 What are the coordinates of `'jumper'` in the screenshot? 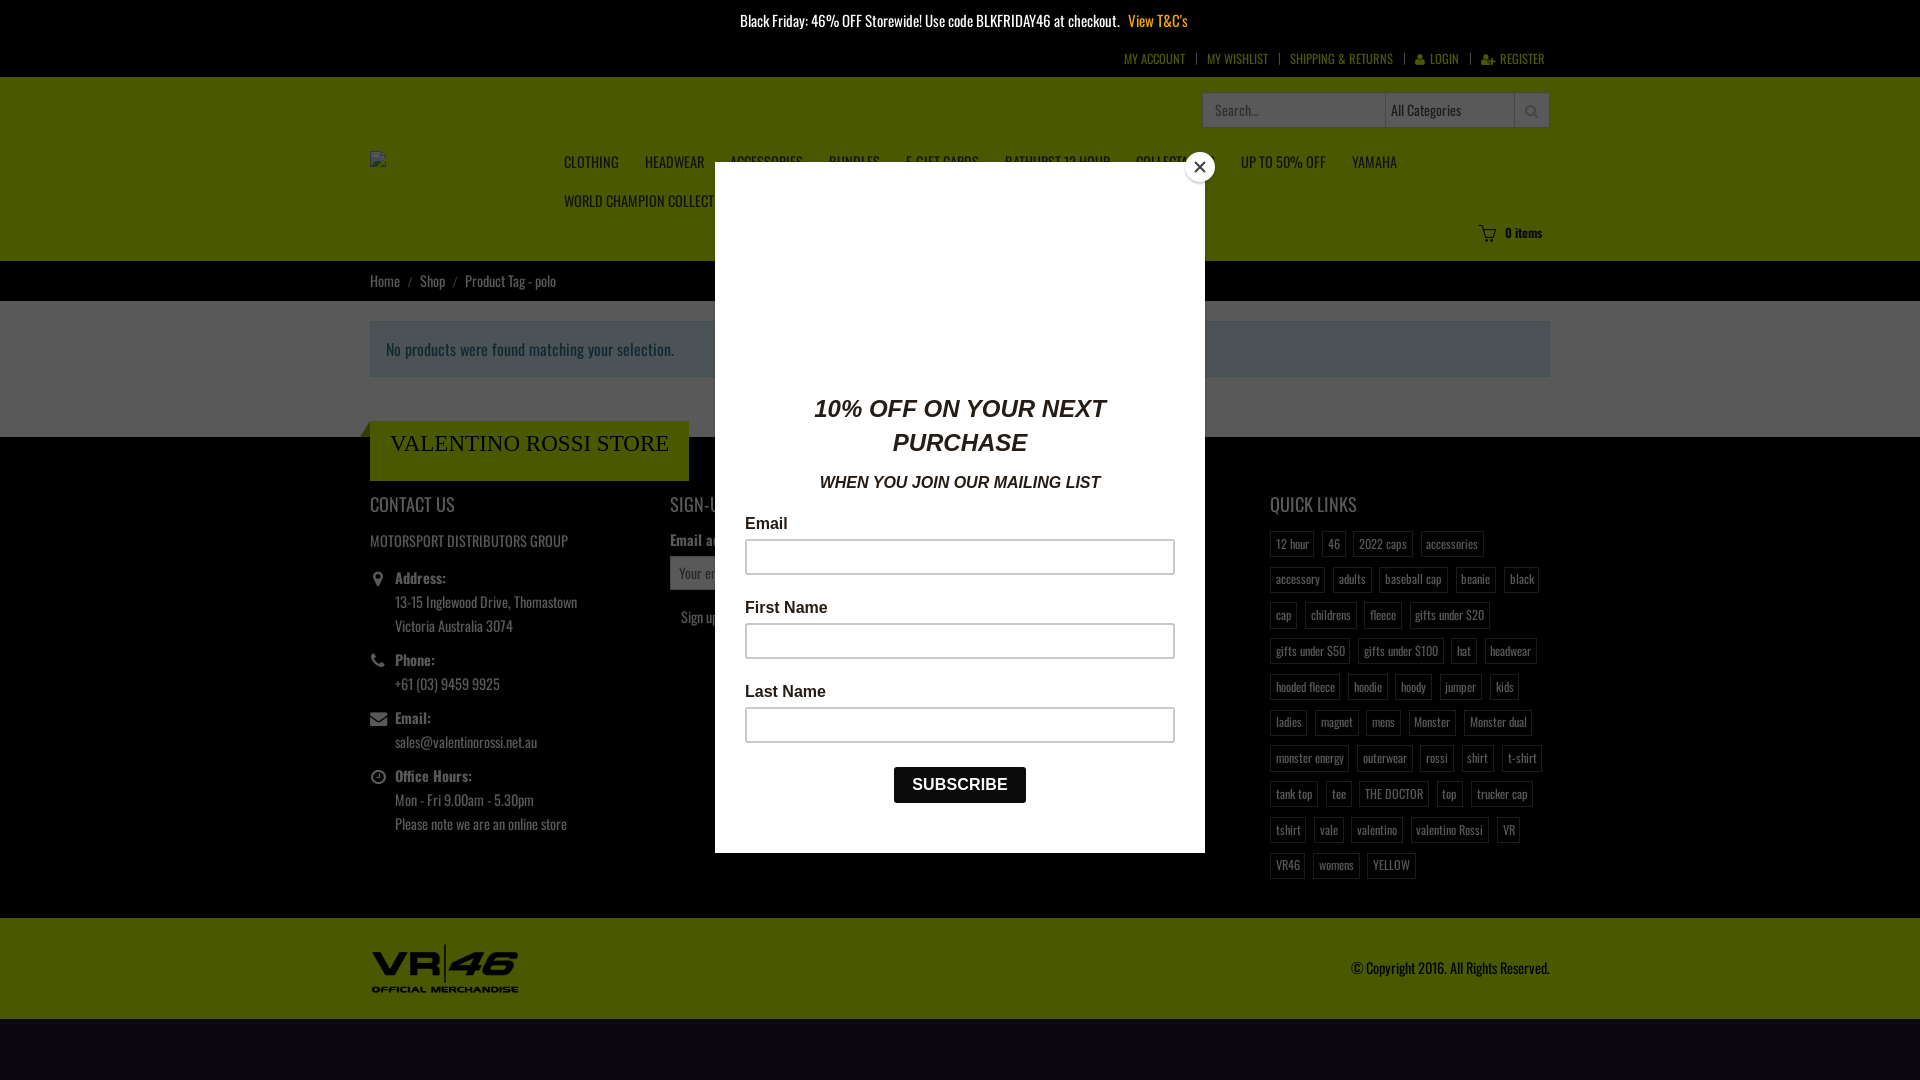 It's located at (1460, 685).